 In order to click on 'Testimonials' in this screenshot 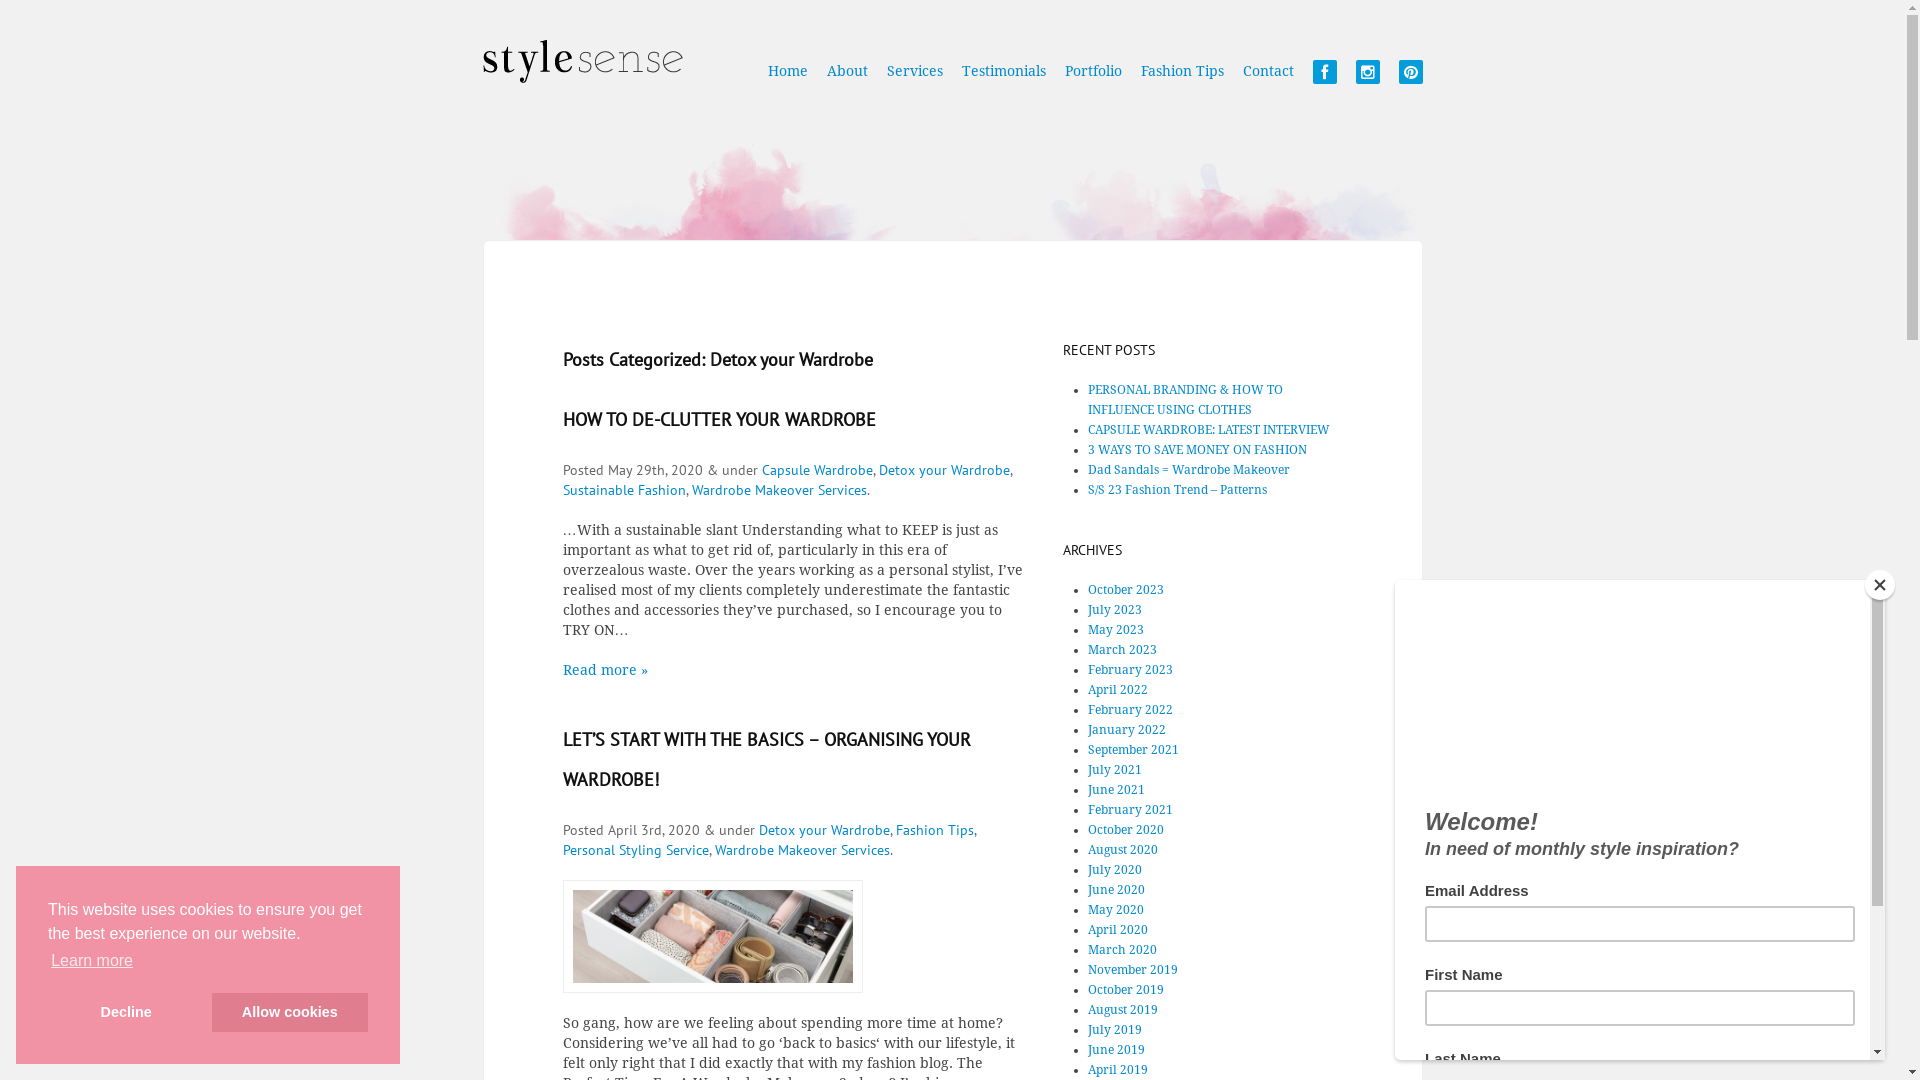, I will do `click(1003, 80)`.